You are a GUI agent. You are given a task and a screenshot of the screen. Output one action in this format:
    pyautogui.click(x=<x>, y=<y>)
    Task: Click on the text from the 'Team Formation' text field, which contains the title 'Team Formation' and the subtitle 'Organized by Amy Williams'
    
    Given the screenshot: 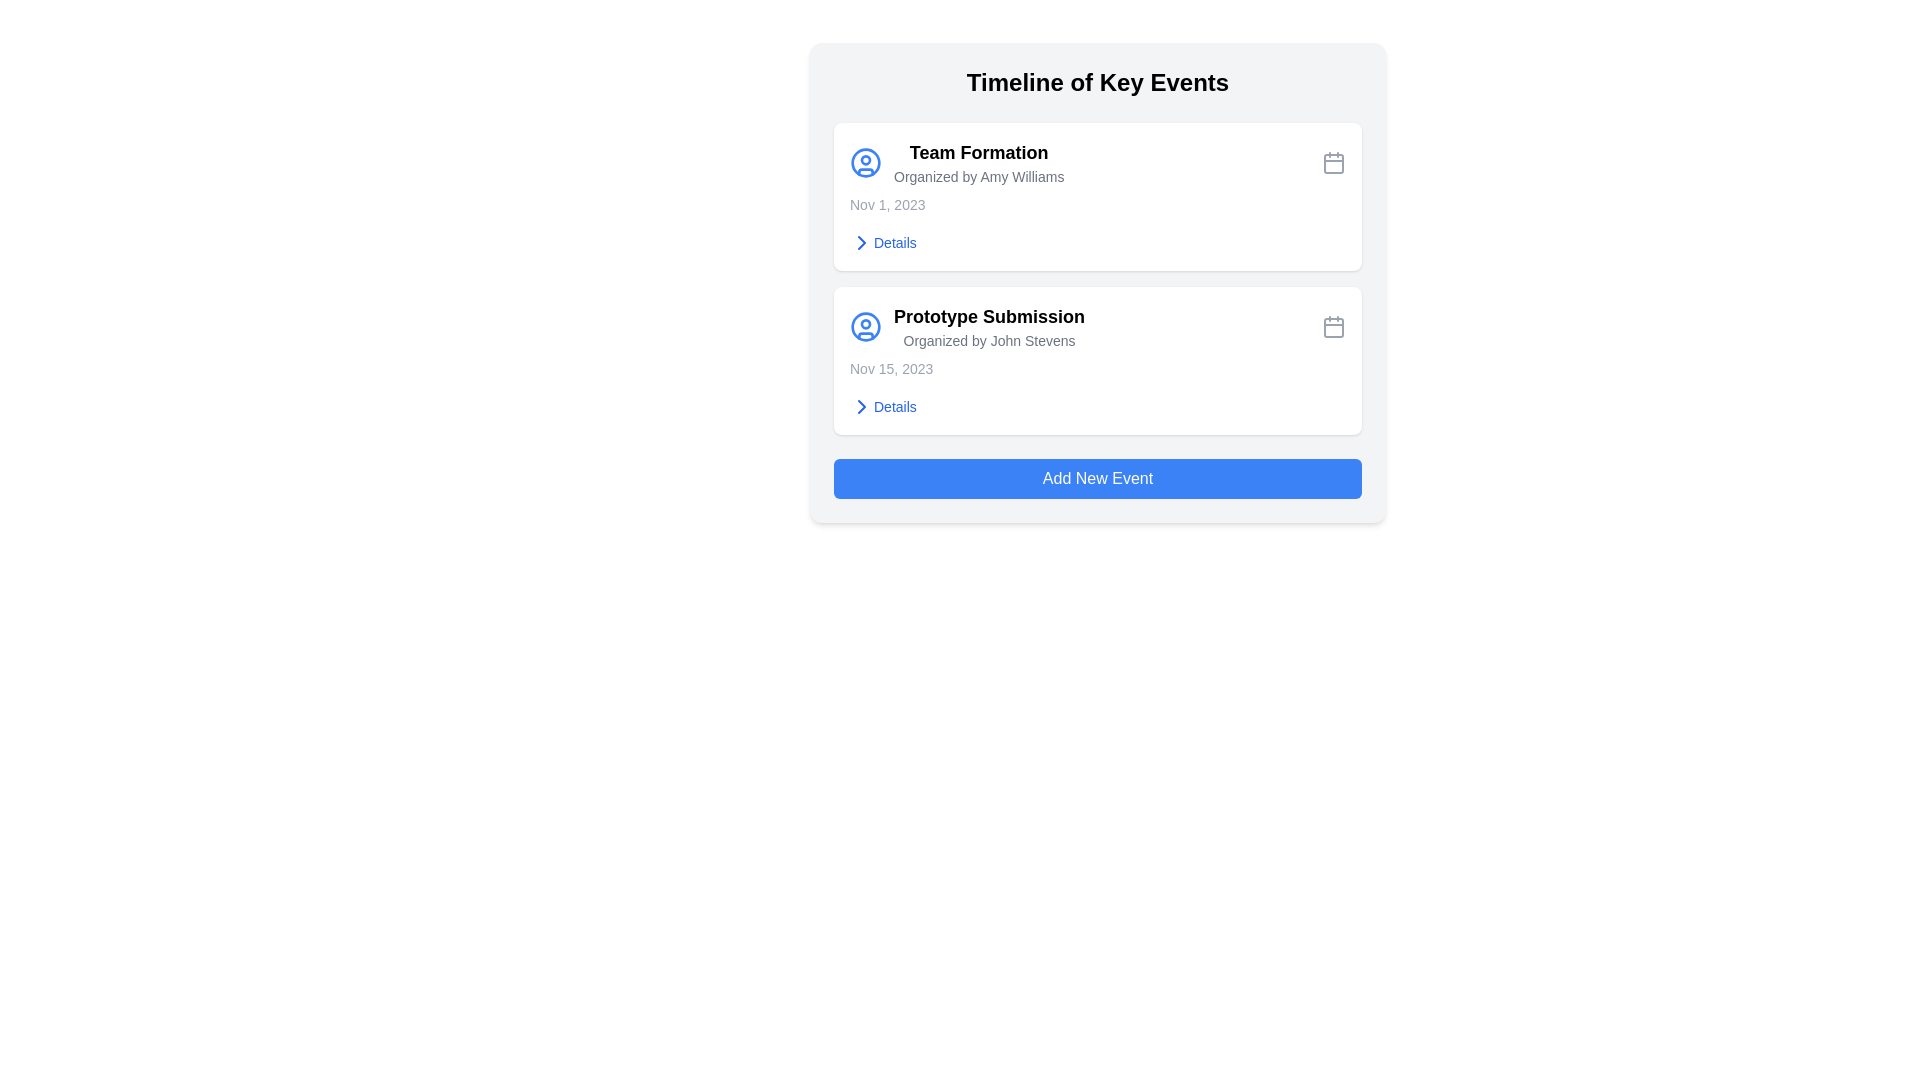 What is the action you would take?
    pyautogui.click(x=979, y=161)
    